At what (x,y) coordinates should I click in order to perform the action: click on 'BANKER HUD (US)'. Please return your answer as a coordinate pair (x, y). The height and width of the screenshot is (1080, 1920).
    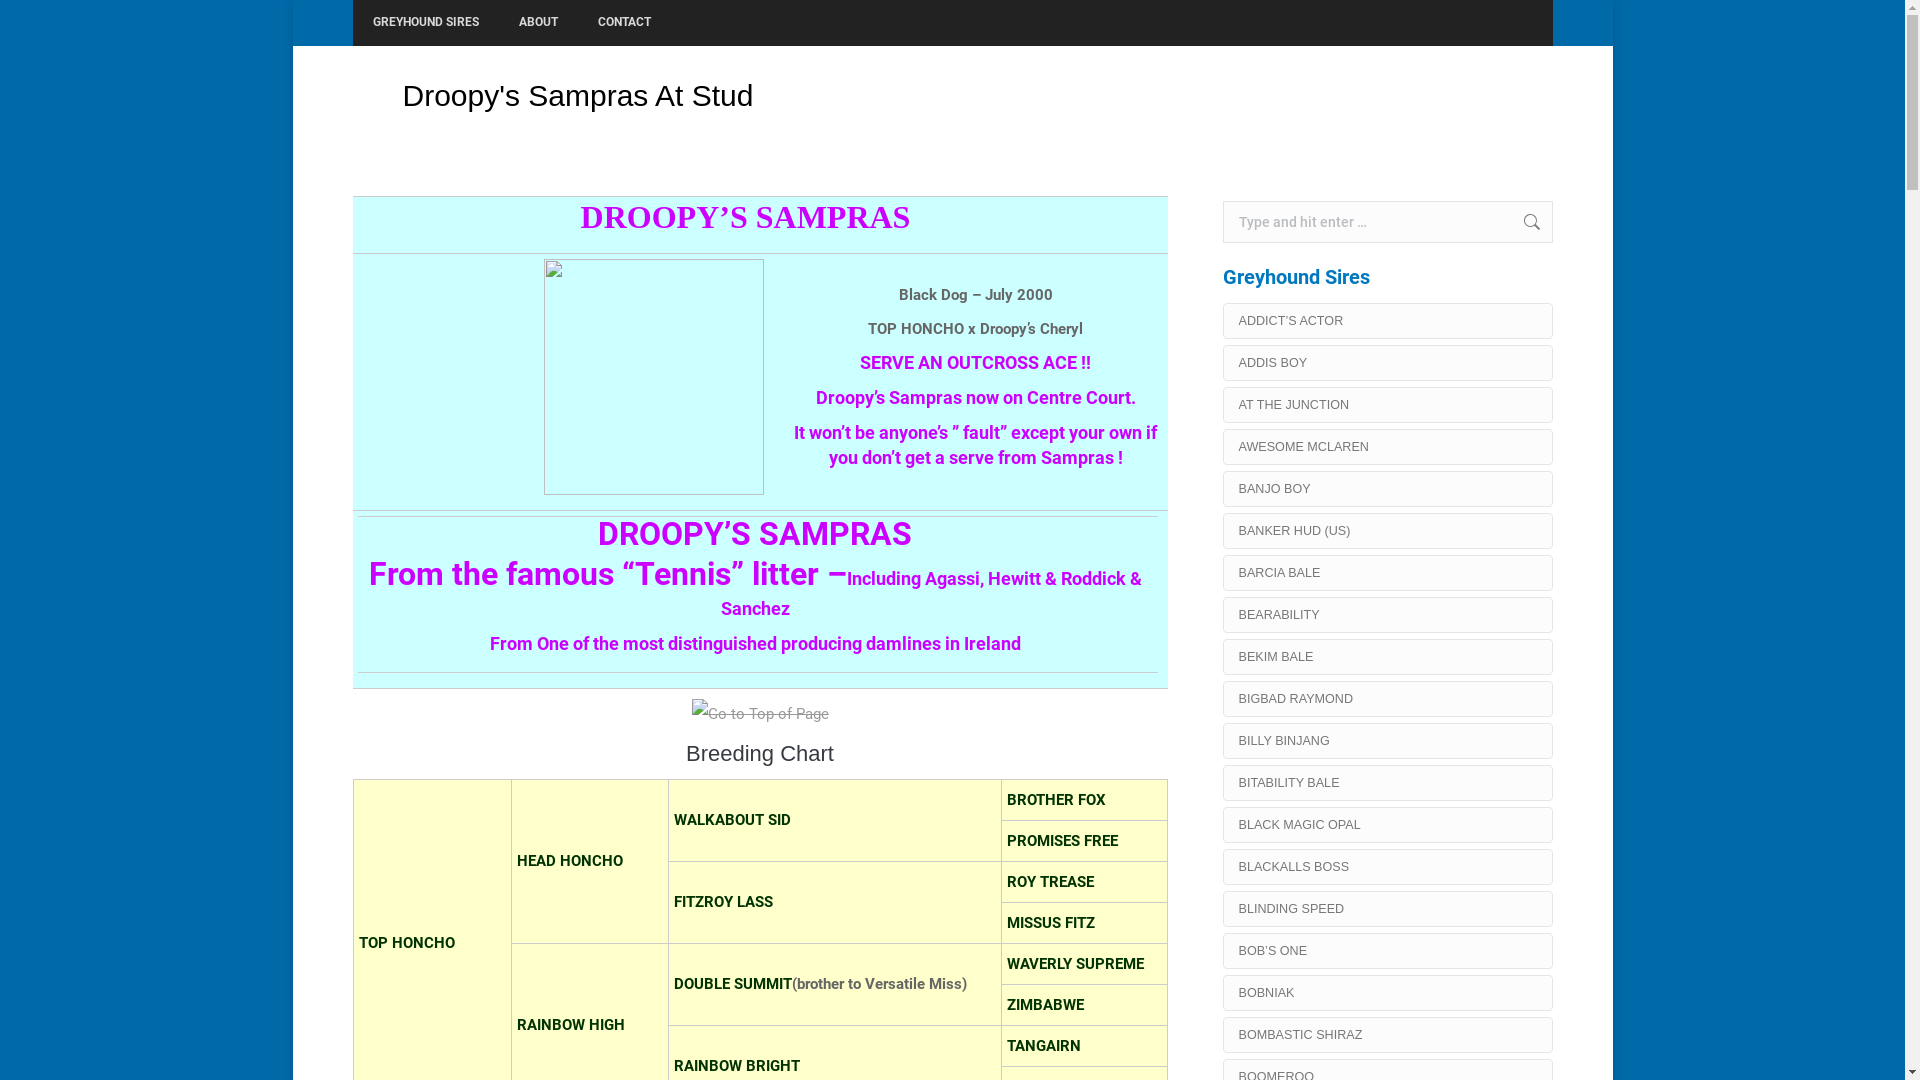
    Looking at the image, I should click on (1221, 530).